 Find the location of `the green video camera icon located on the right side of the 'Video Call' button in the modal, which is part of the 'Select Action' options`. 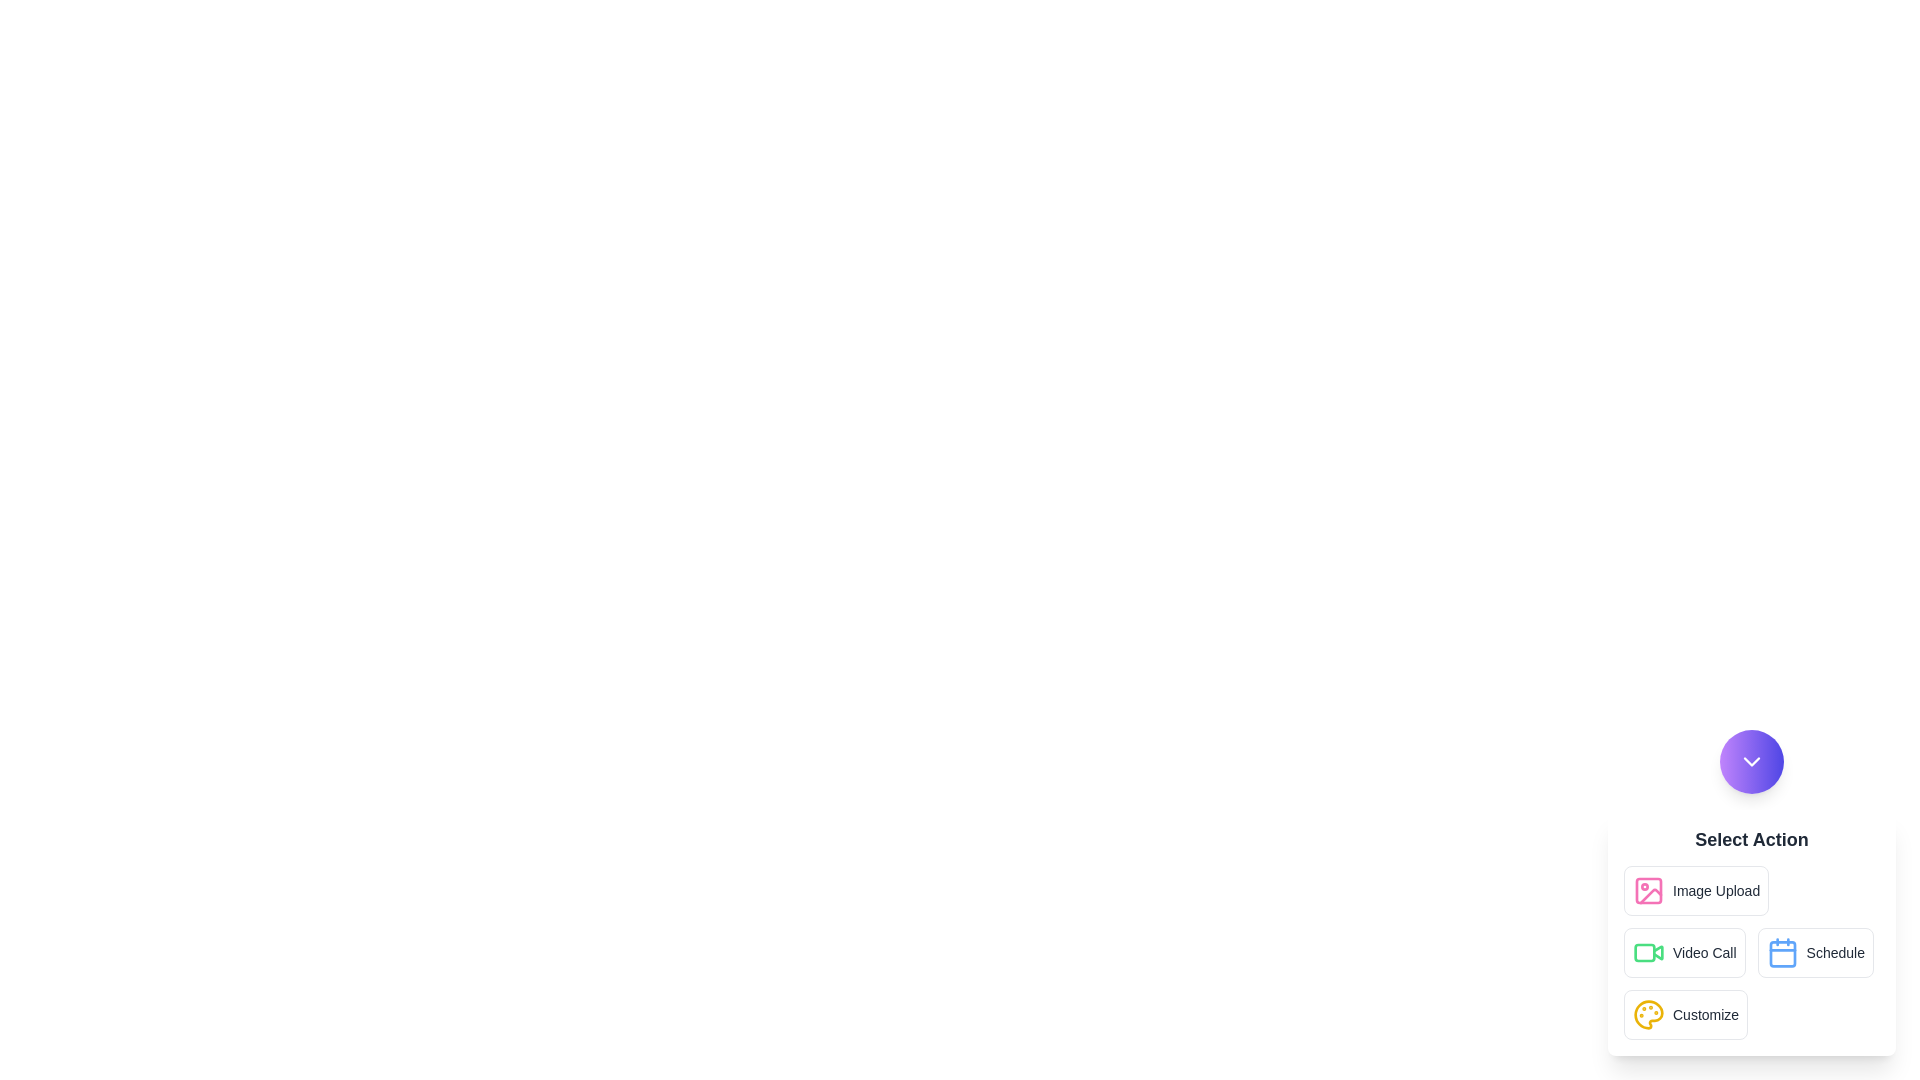

the green video camera icon located on the right side of the 'Video Call' button in the modal, which is part of the 'Select Action' options is located at coordinates (1649, 951).